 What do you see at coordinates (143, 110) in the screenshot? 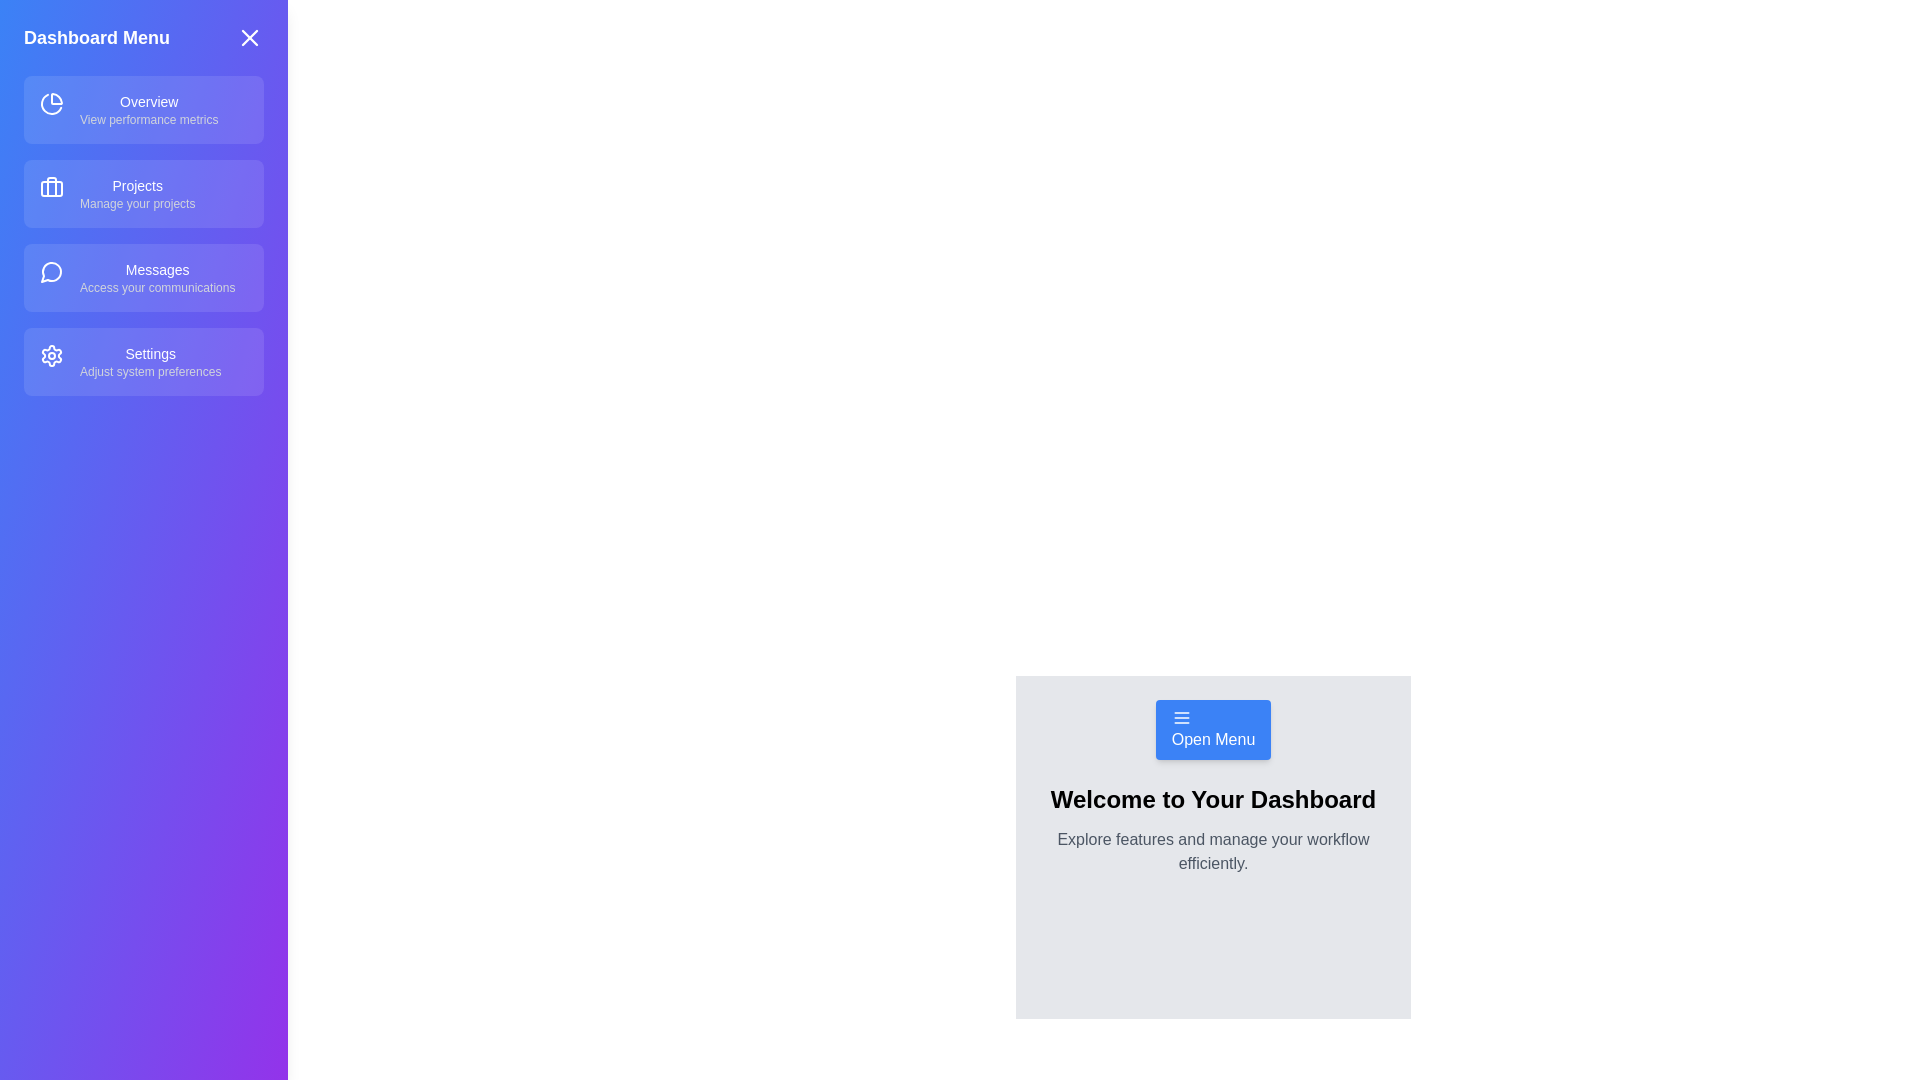
I see `the menu item Overview to observe visual feedback` at bounding box center [143, 110].